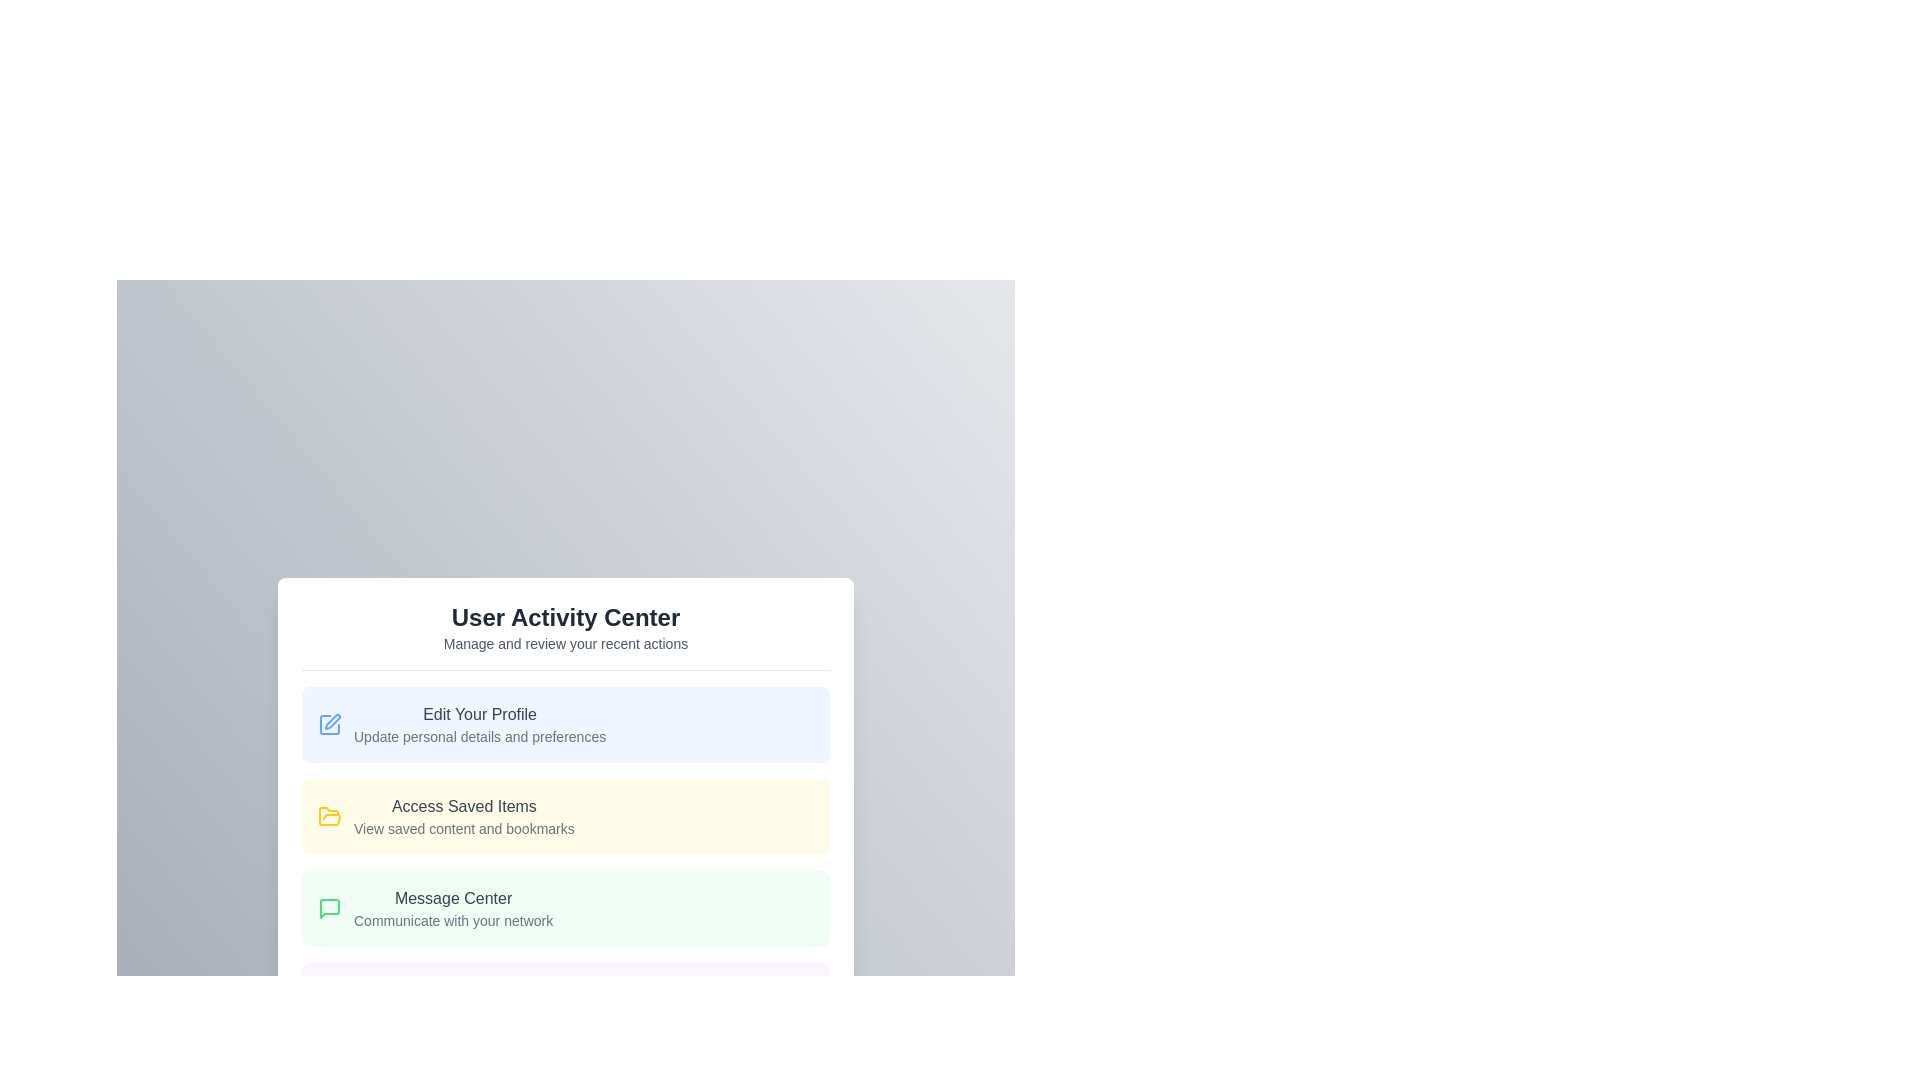  What do you see at coordinates (330, 816) in the screenshot?
I see `the small folder icon with a yellow outline located in the 'User Activity Center' interface, adjacent to the 'Access Saved Items' text` at bounding box center [330, 816].